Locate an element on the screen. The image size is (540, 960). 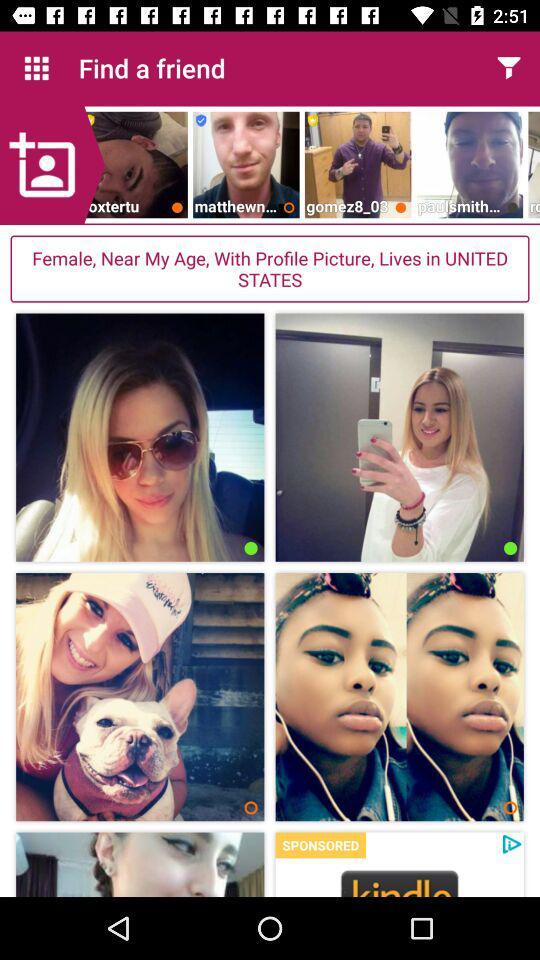
icon to the right of find a friend icon is located at coordinates (508, 68).